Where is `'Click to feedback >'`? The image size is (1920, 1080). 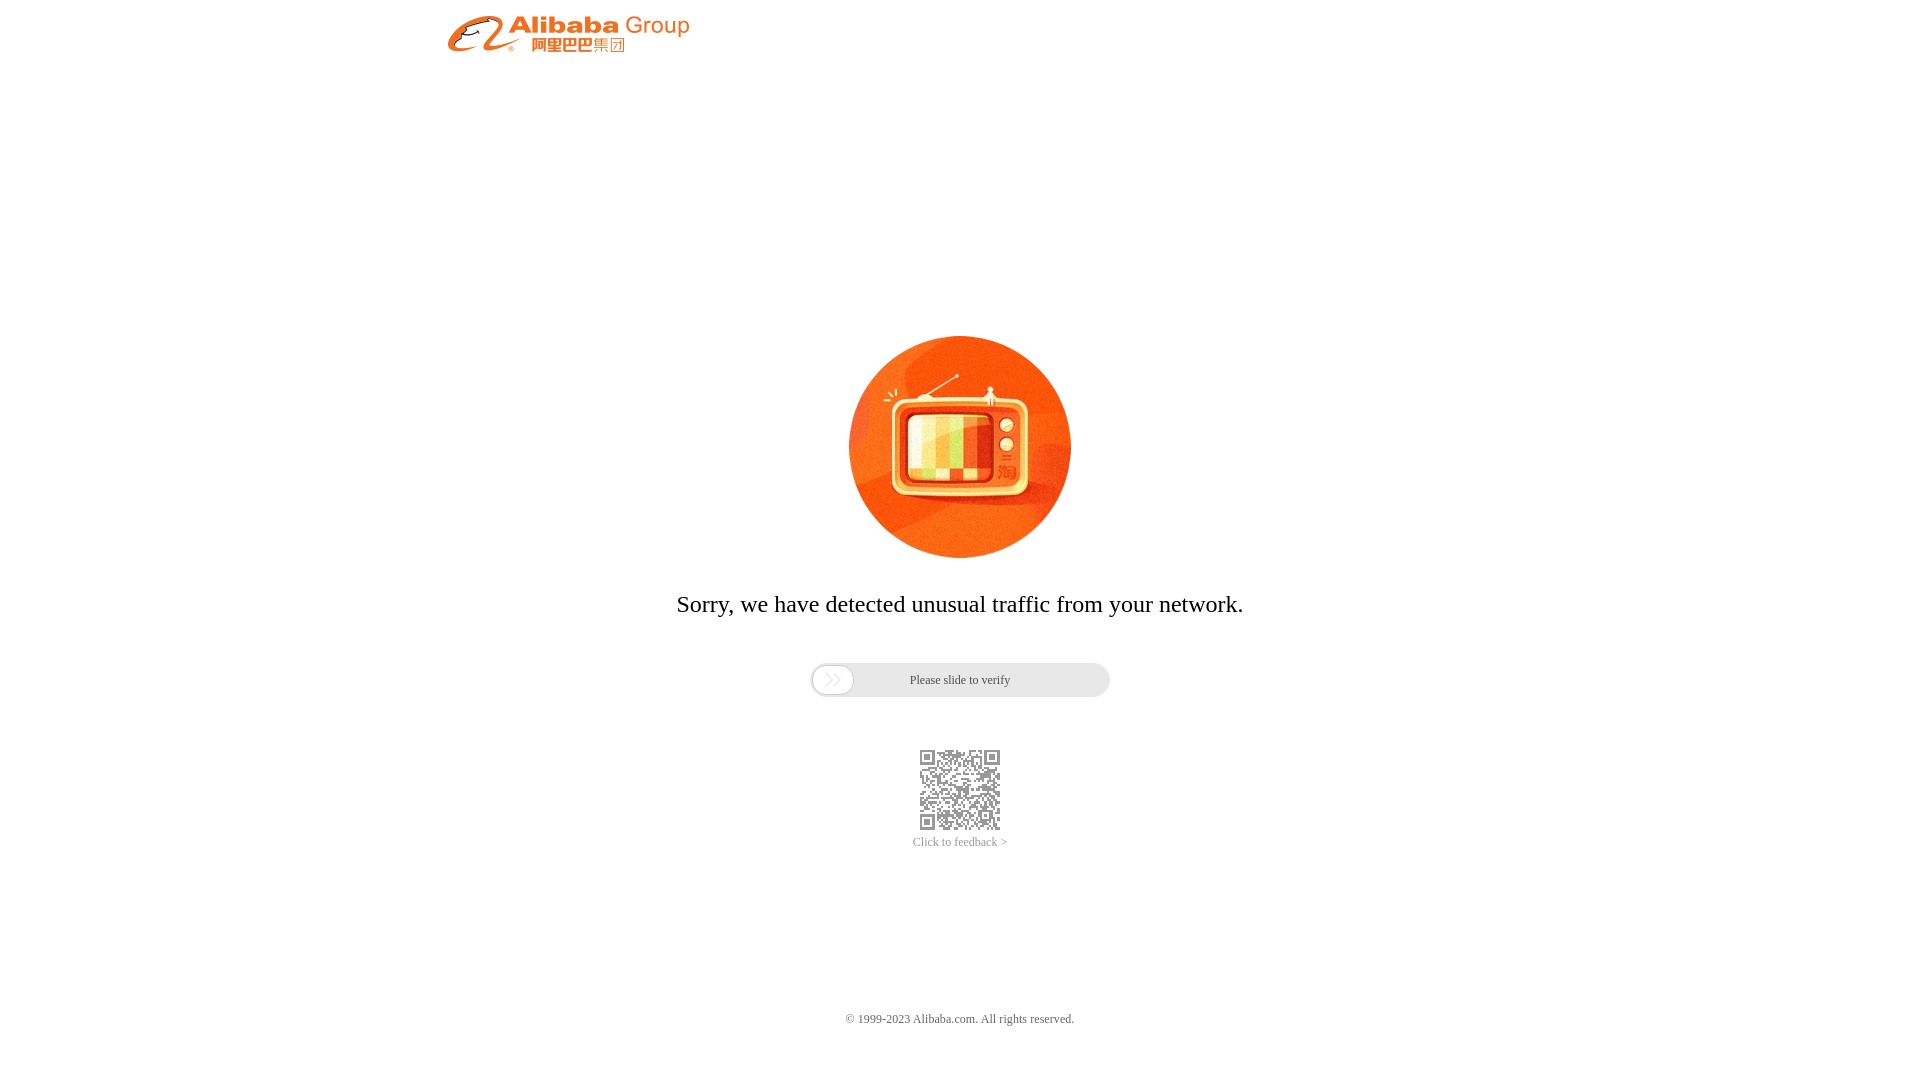 'Click to feedback >' is located at coordinates (960, 842).